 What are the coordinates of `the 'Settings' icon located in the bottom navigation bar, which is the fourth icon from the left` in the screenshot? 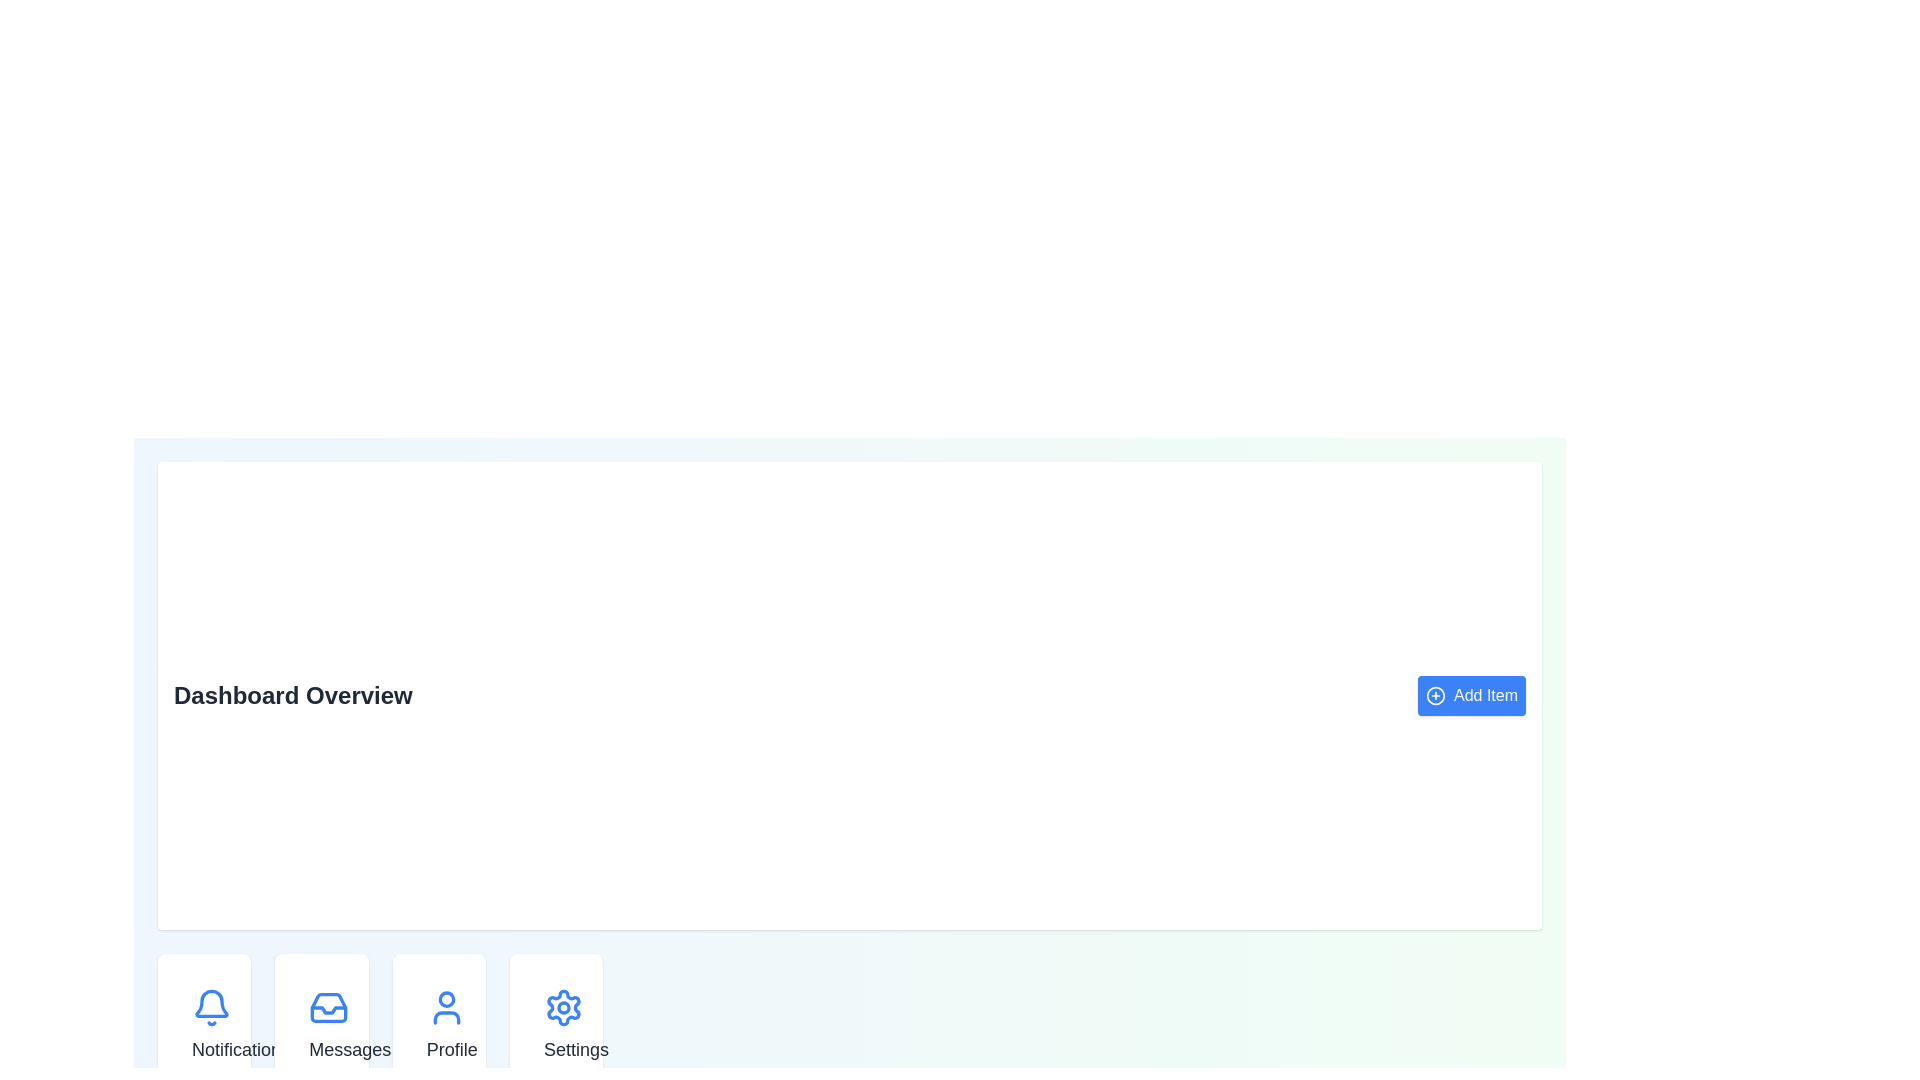 It's located at (563, 1007).